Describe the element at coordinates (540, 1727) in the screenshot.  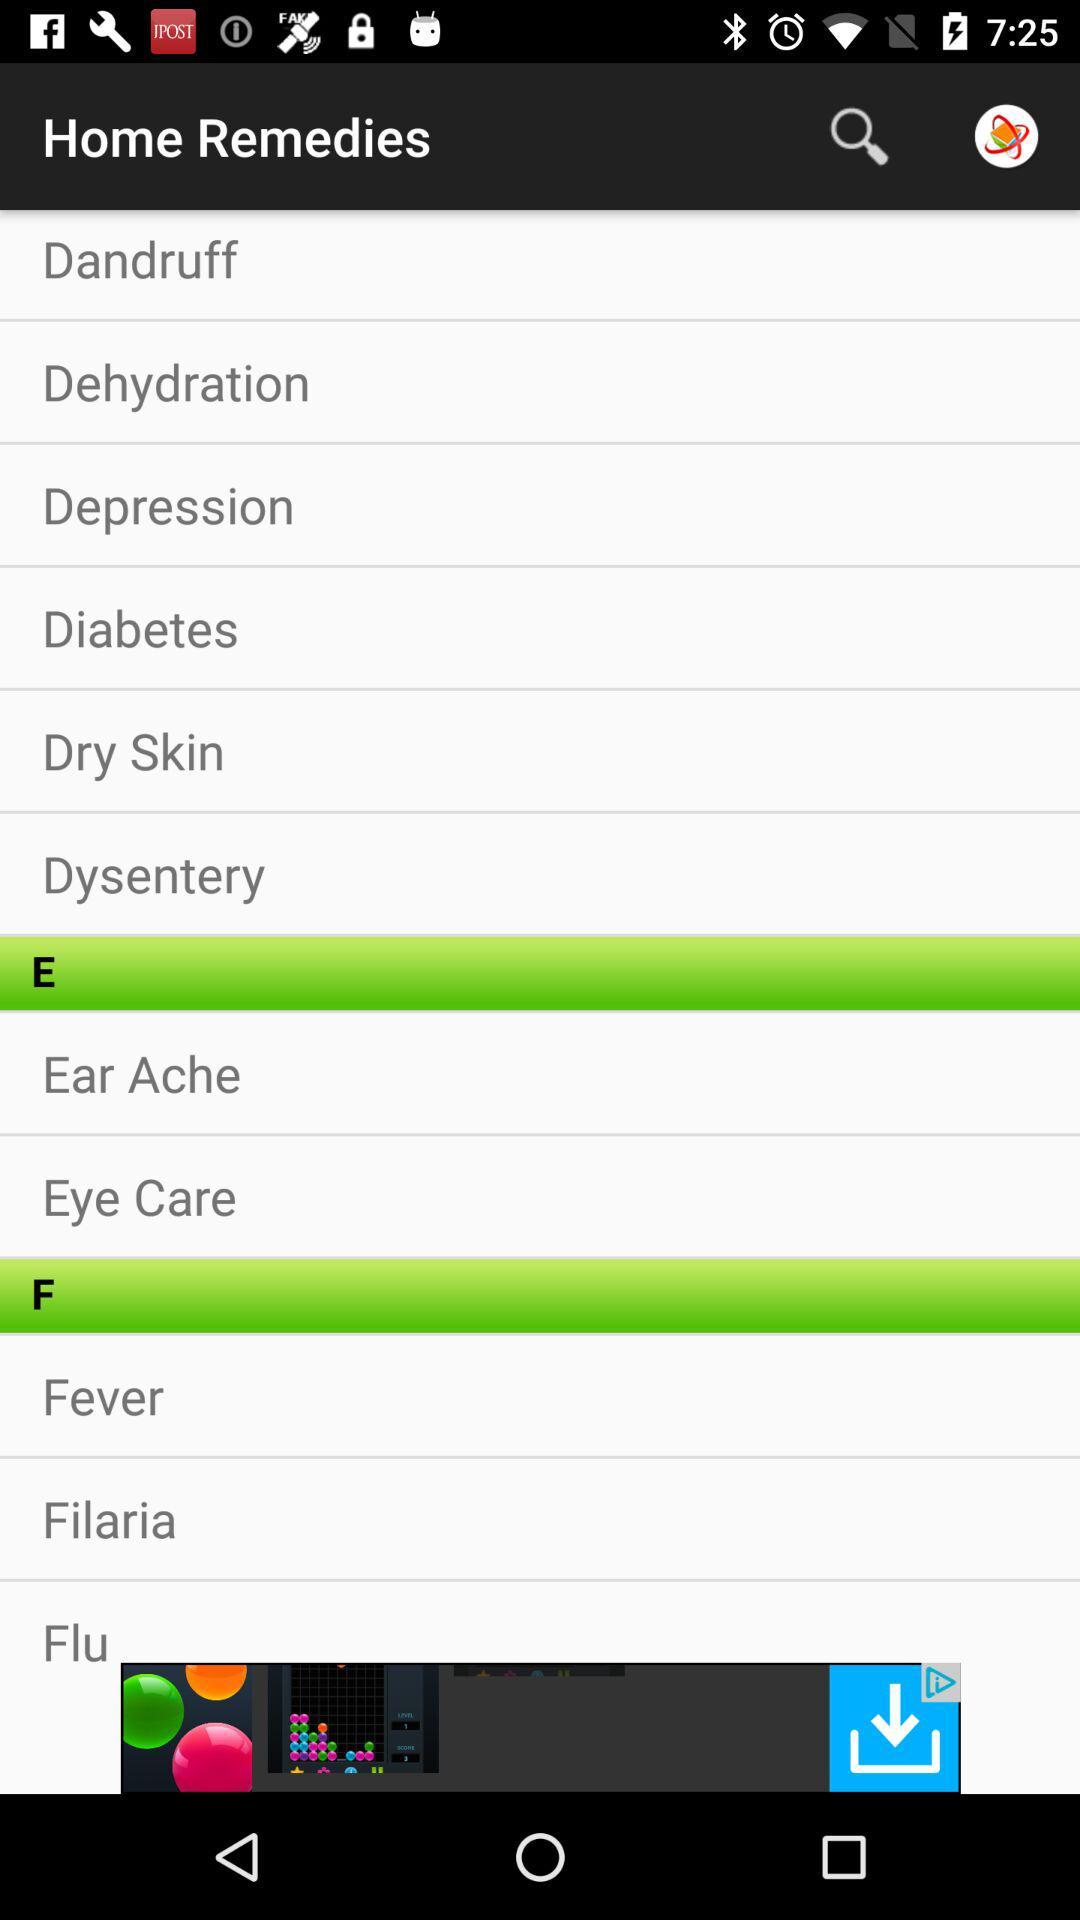
I see `the advertisement` at that location.